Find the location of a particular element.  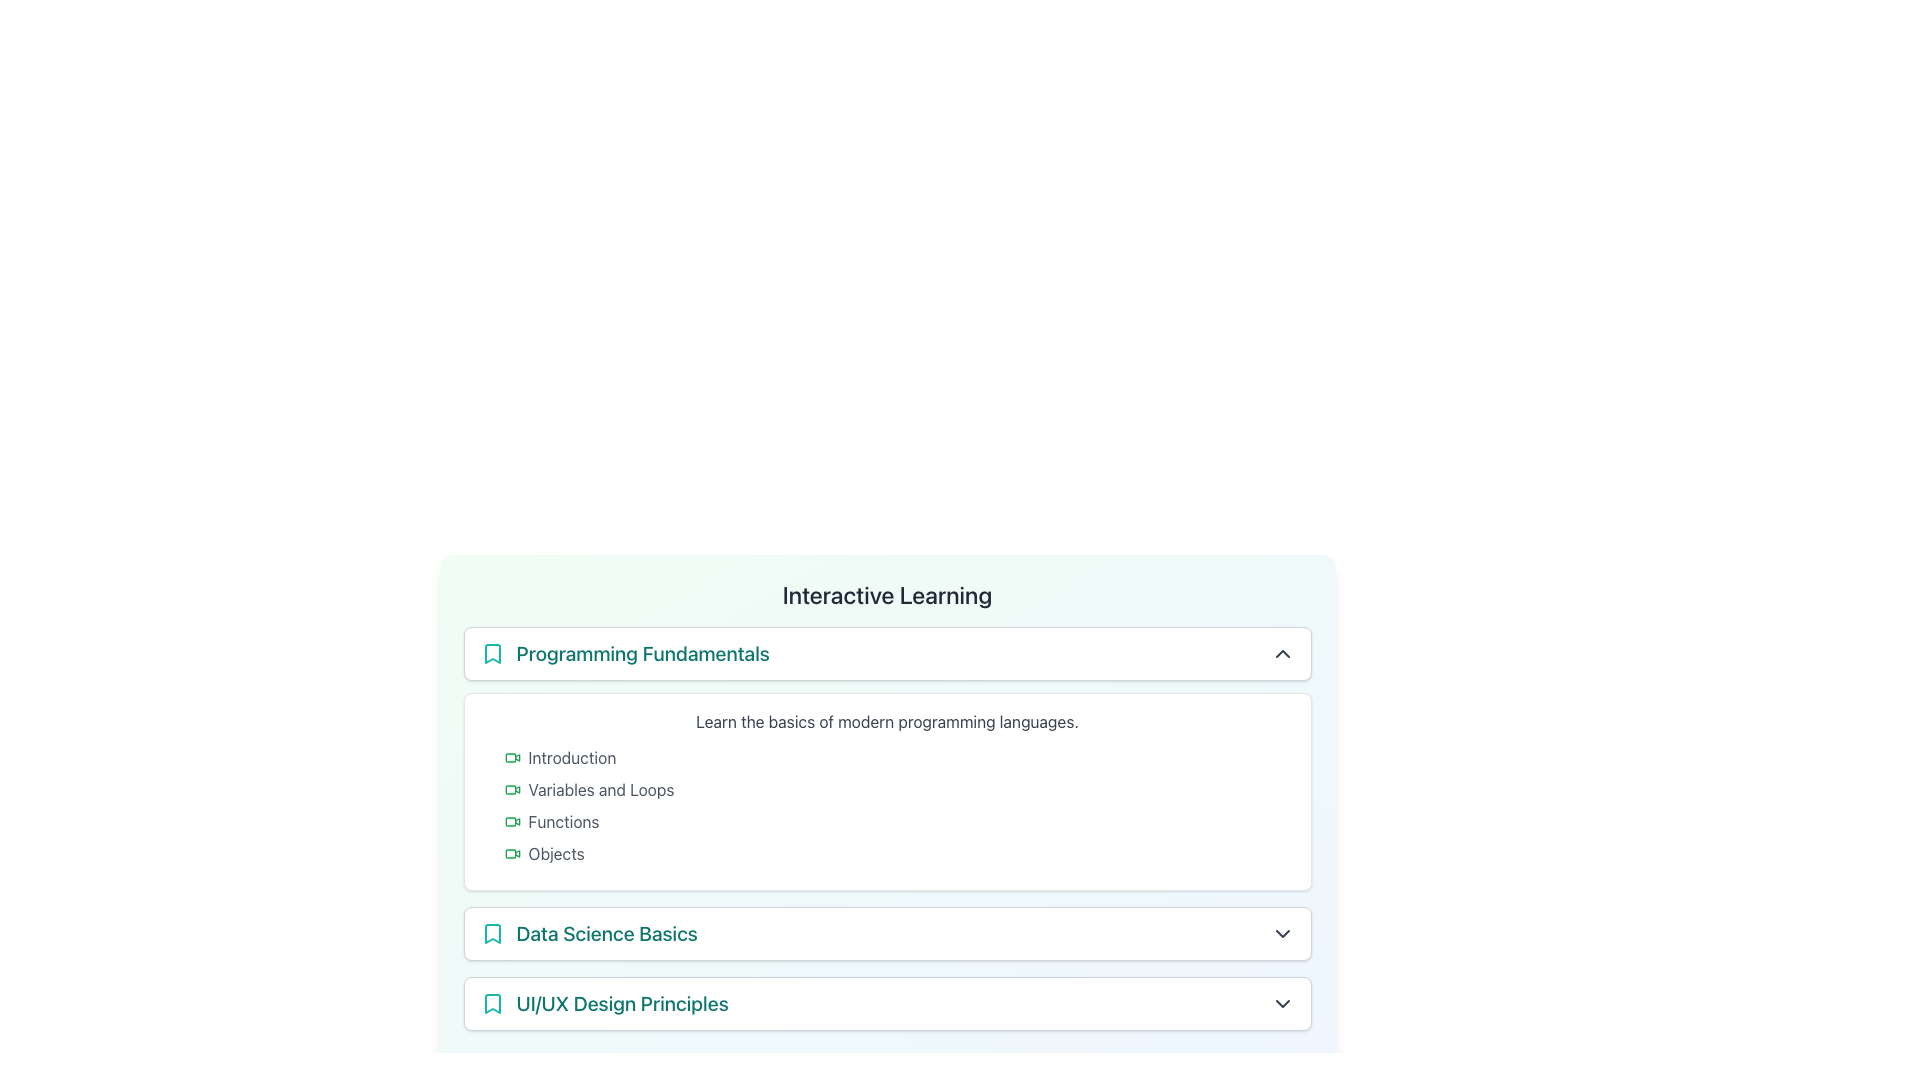

the third entry in the list under 'Programming Fundamentals' is located at coordinates (898, 821).